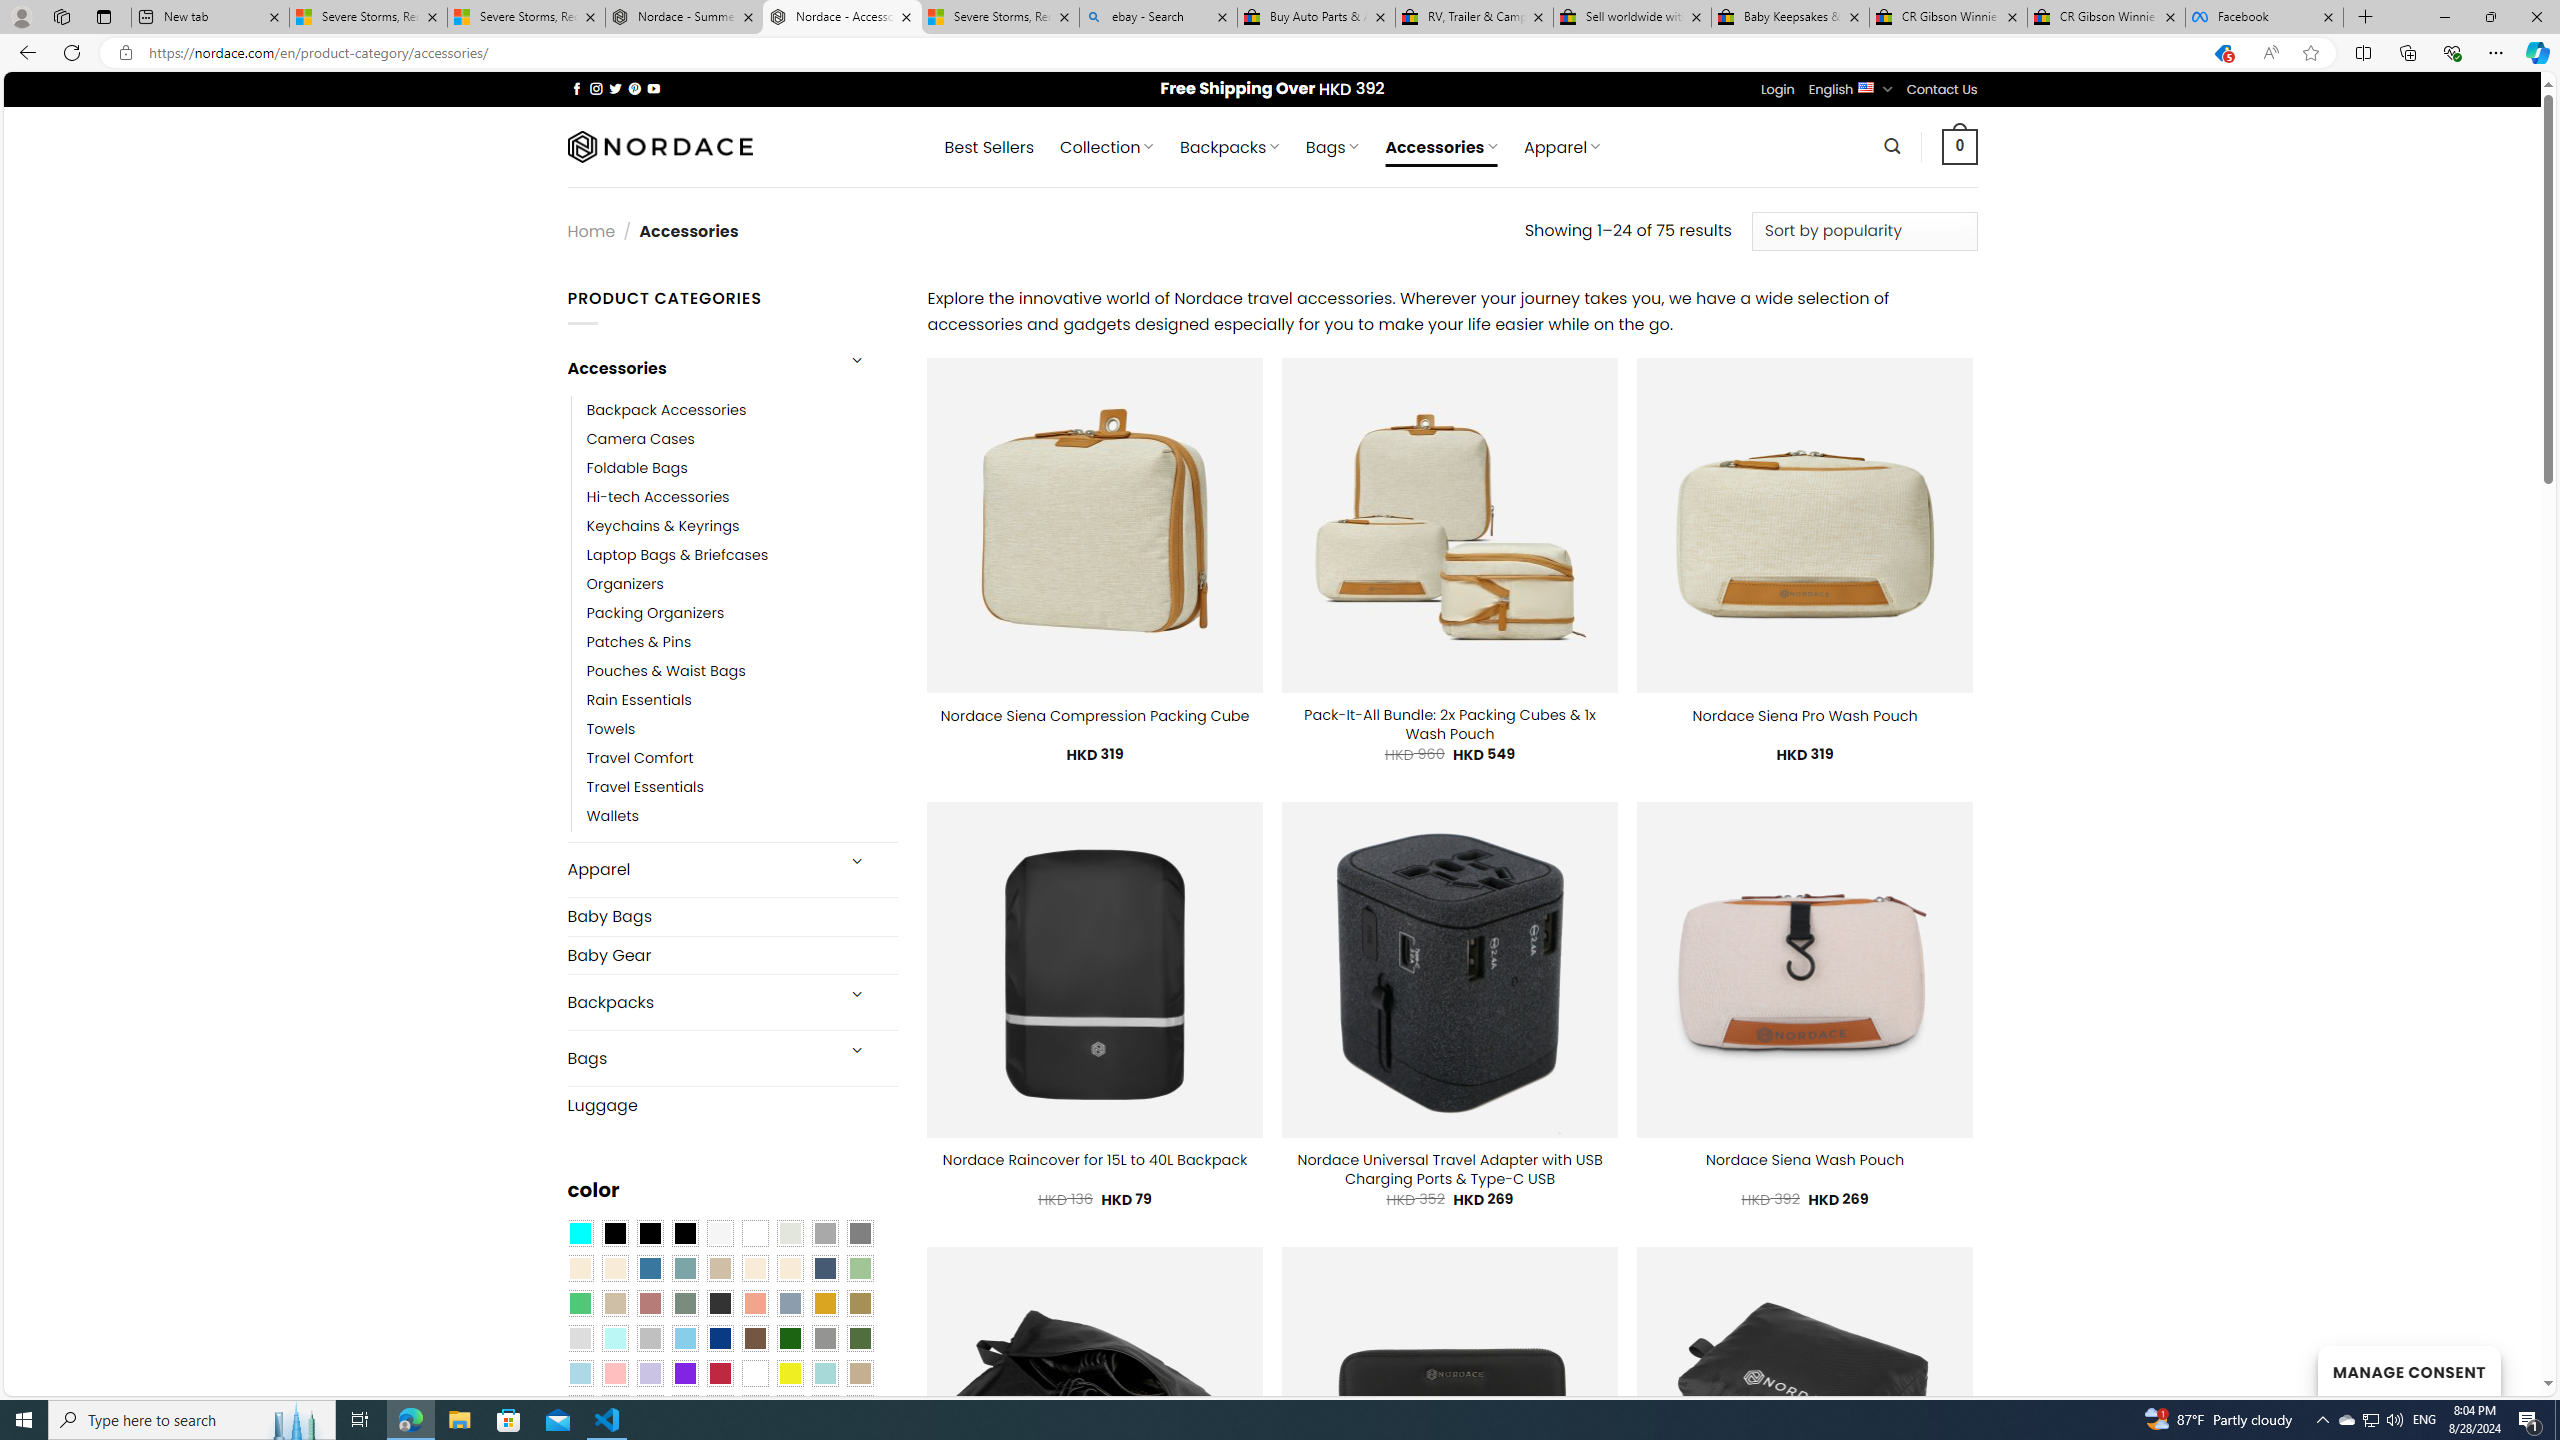 This screenshot has width=2560, height=1440. Describe the element at coordinates (754, 1233) in the screenshot. I see `'Clear'` at that location.